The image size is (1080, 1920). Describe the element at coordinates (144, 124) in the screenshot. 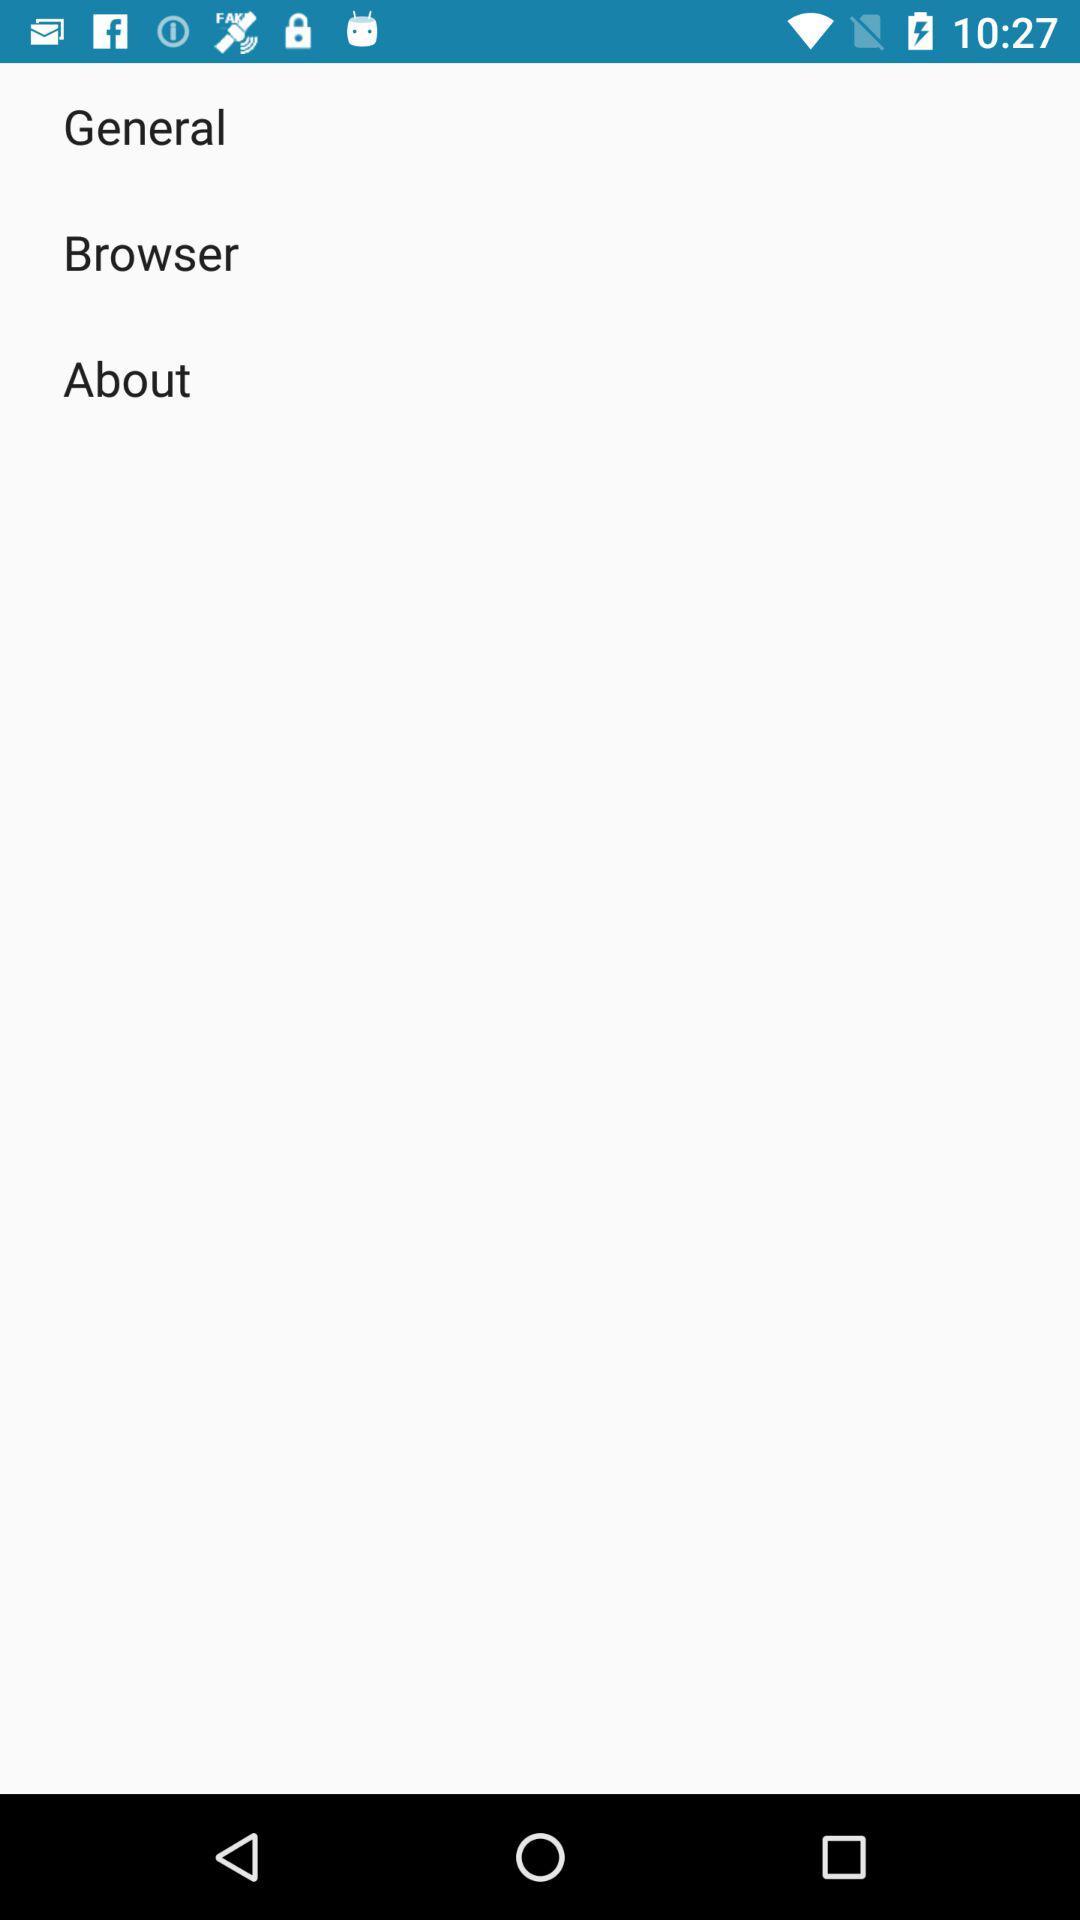

I see `general app` at that location.